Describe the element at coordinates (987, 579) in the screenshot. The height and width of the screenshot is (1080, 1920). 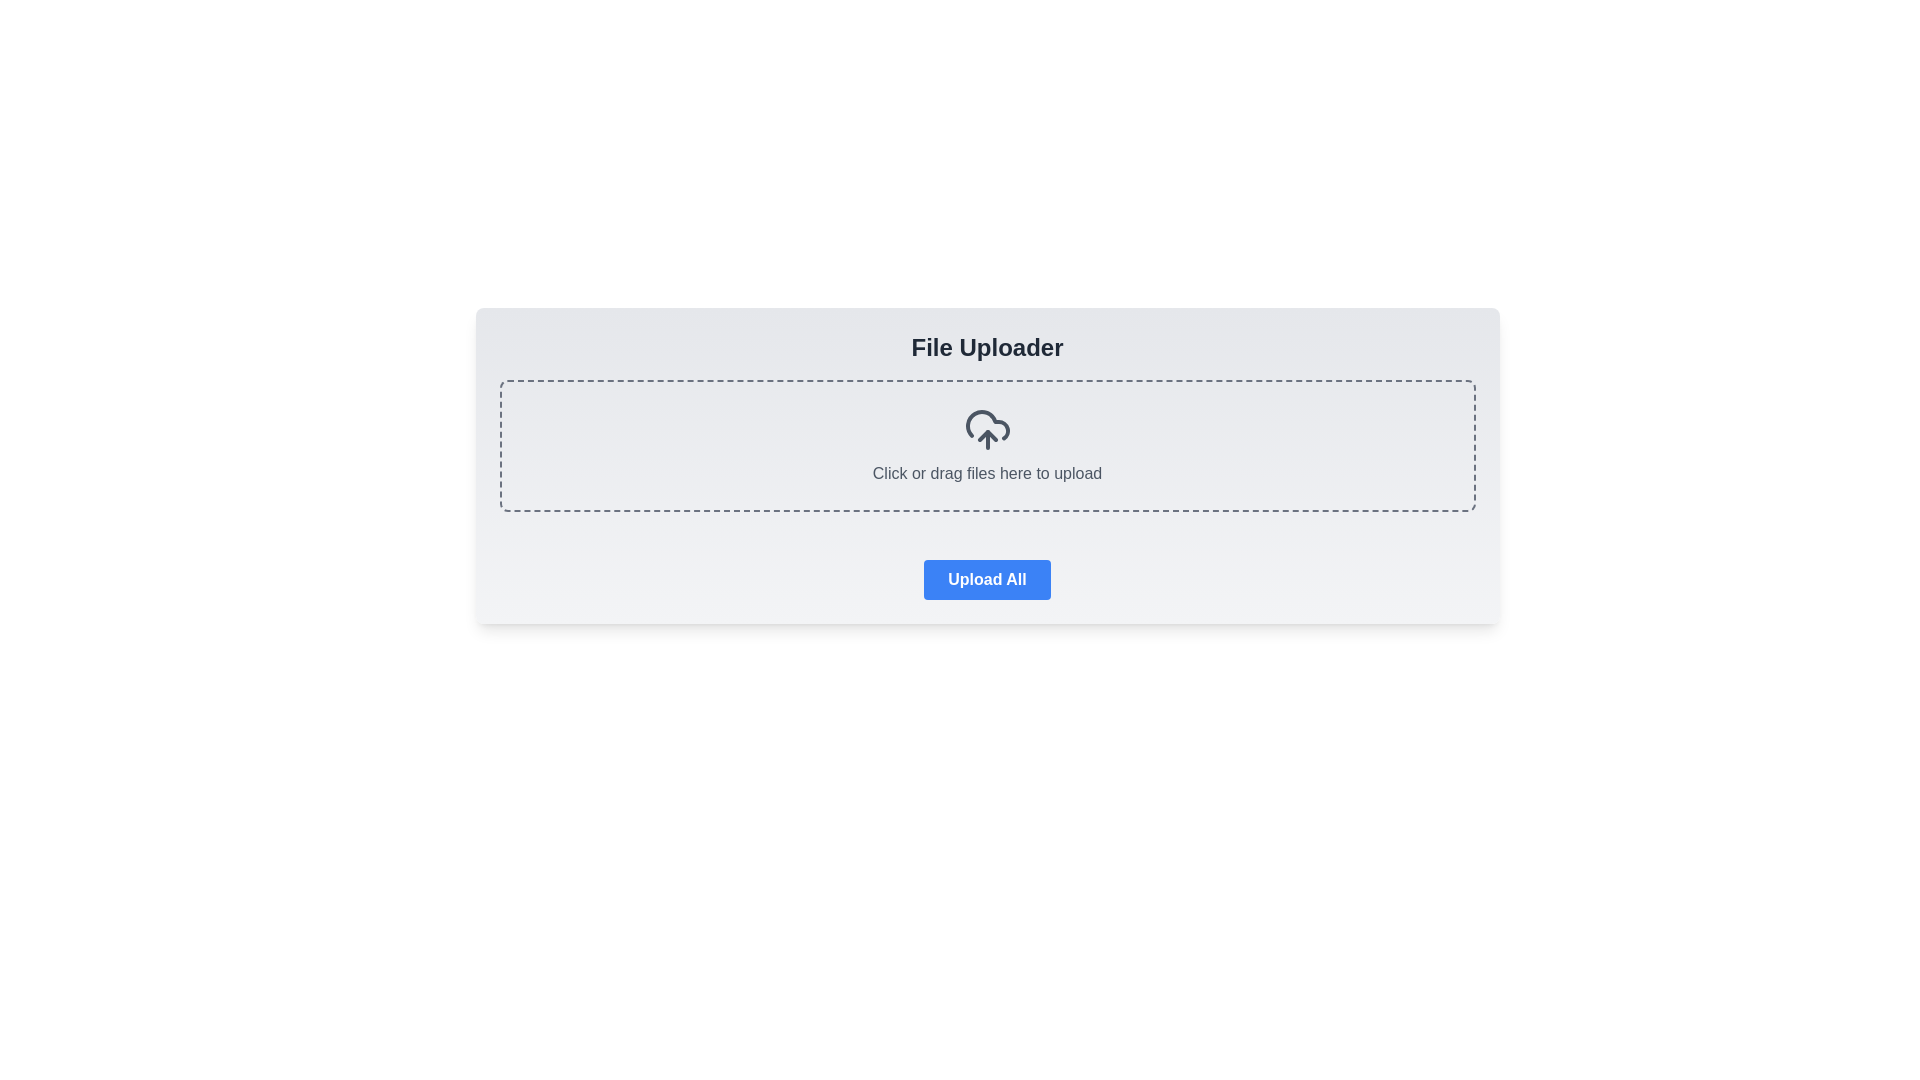
I see `the blue rectangular button labeled 'Upload All' to initiate the upload process` at that location.